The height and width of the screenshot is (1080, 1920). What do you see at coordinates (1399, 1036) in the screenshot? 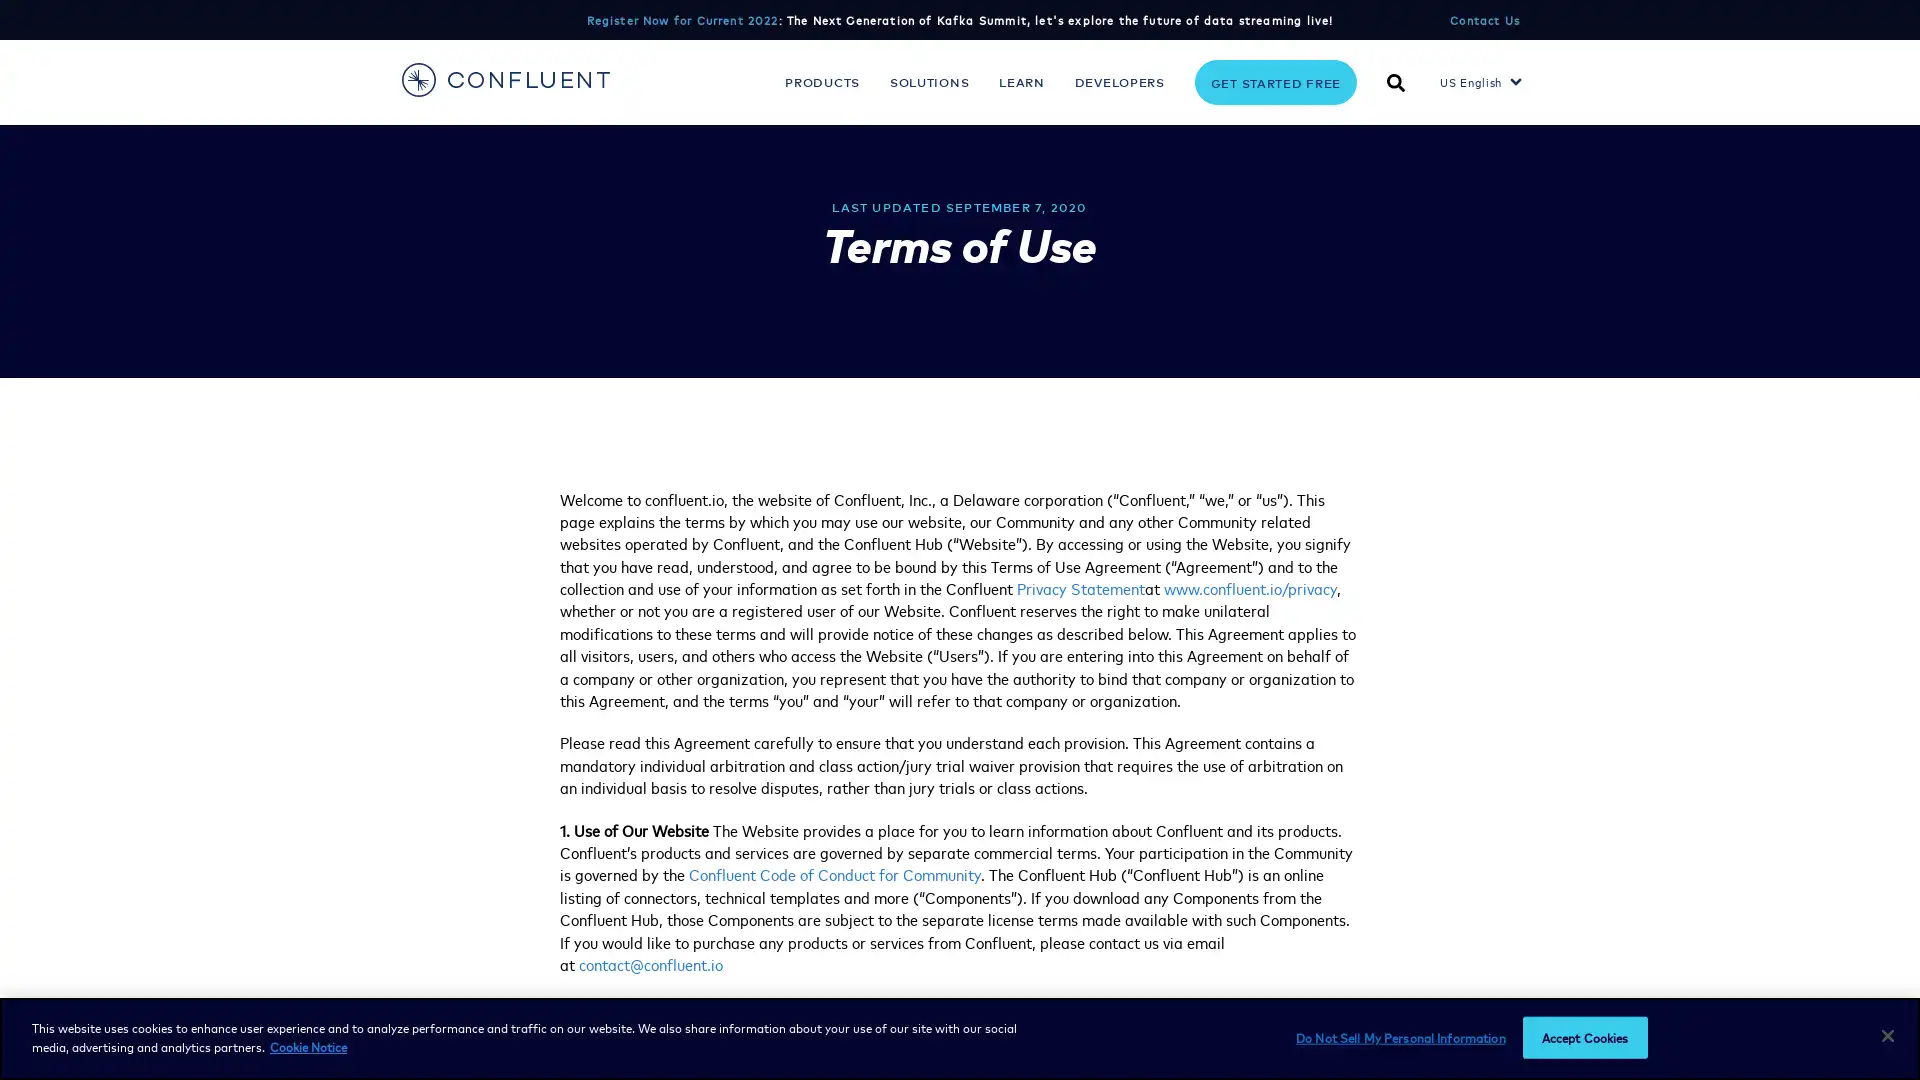
I see `Do Not Sell My Personal Information` at bounding box center [1399, 1036].